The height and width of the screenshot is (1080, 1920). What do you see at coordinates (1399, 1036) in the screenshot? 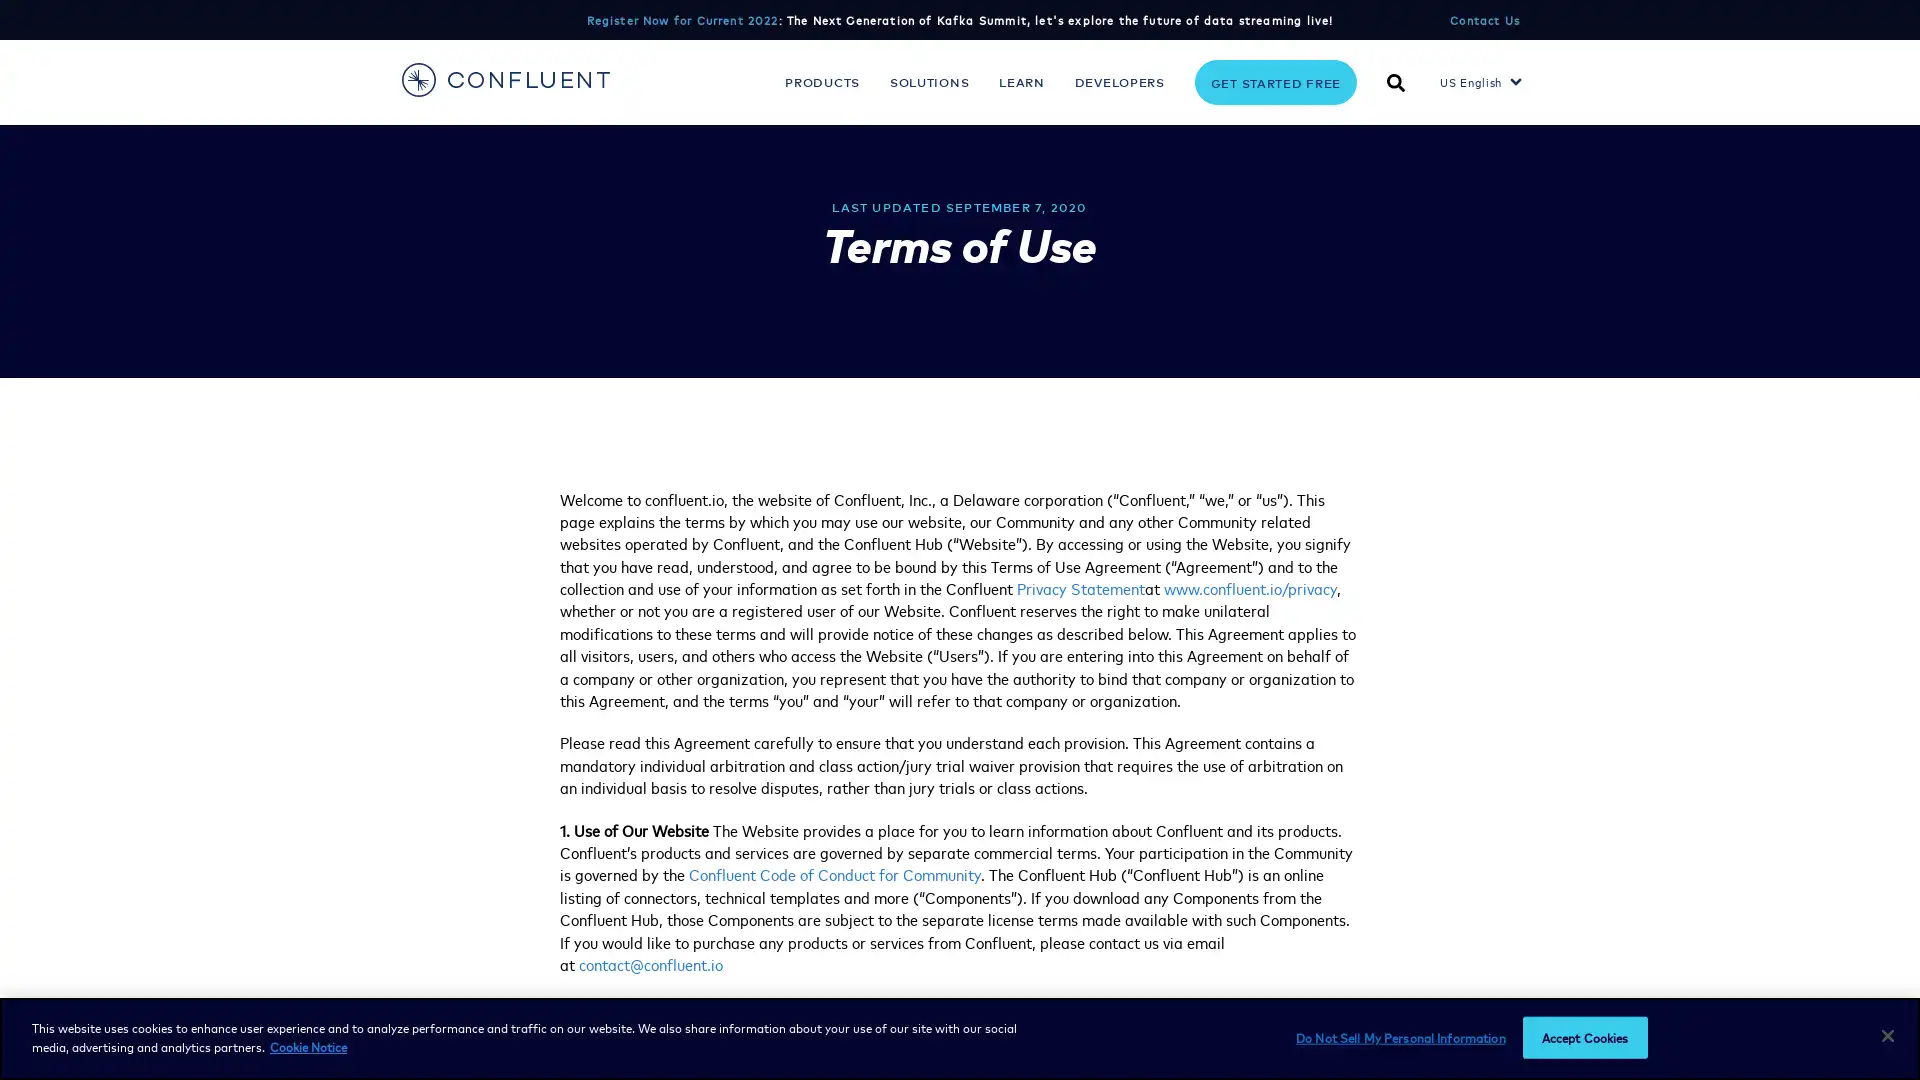
I see `Do Not Sell My Personal Information` at bounding box center [1399, 1036].